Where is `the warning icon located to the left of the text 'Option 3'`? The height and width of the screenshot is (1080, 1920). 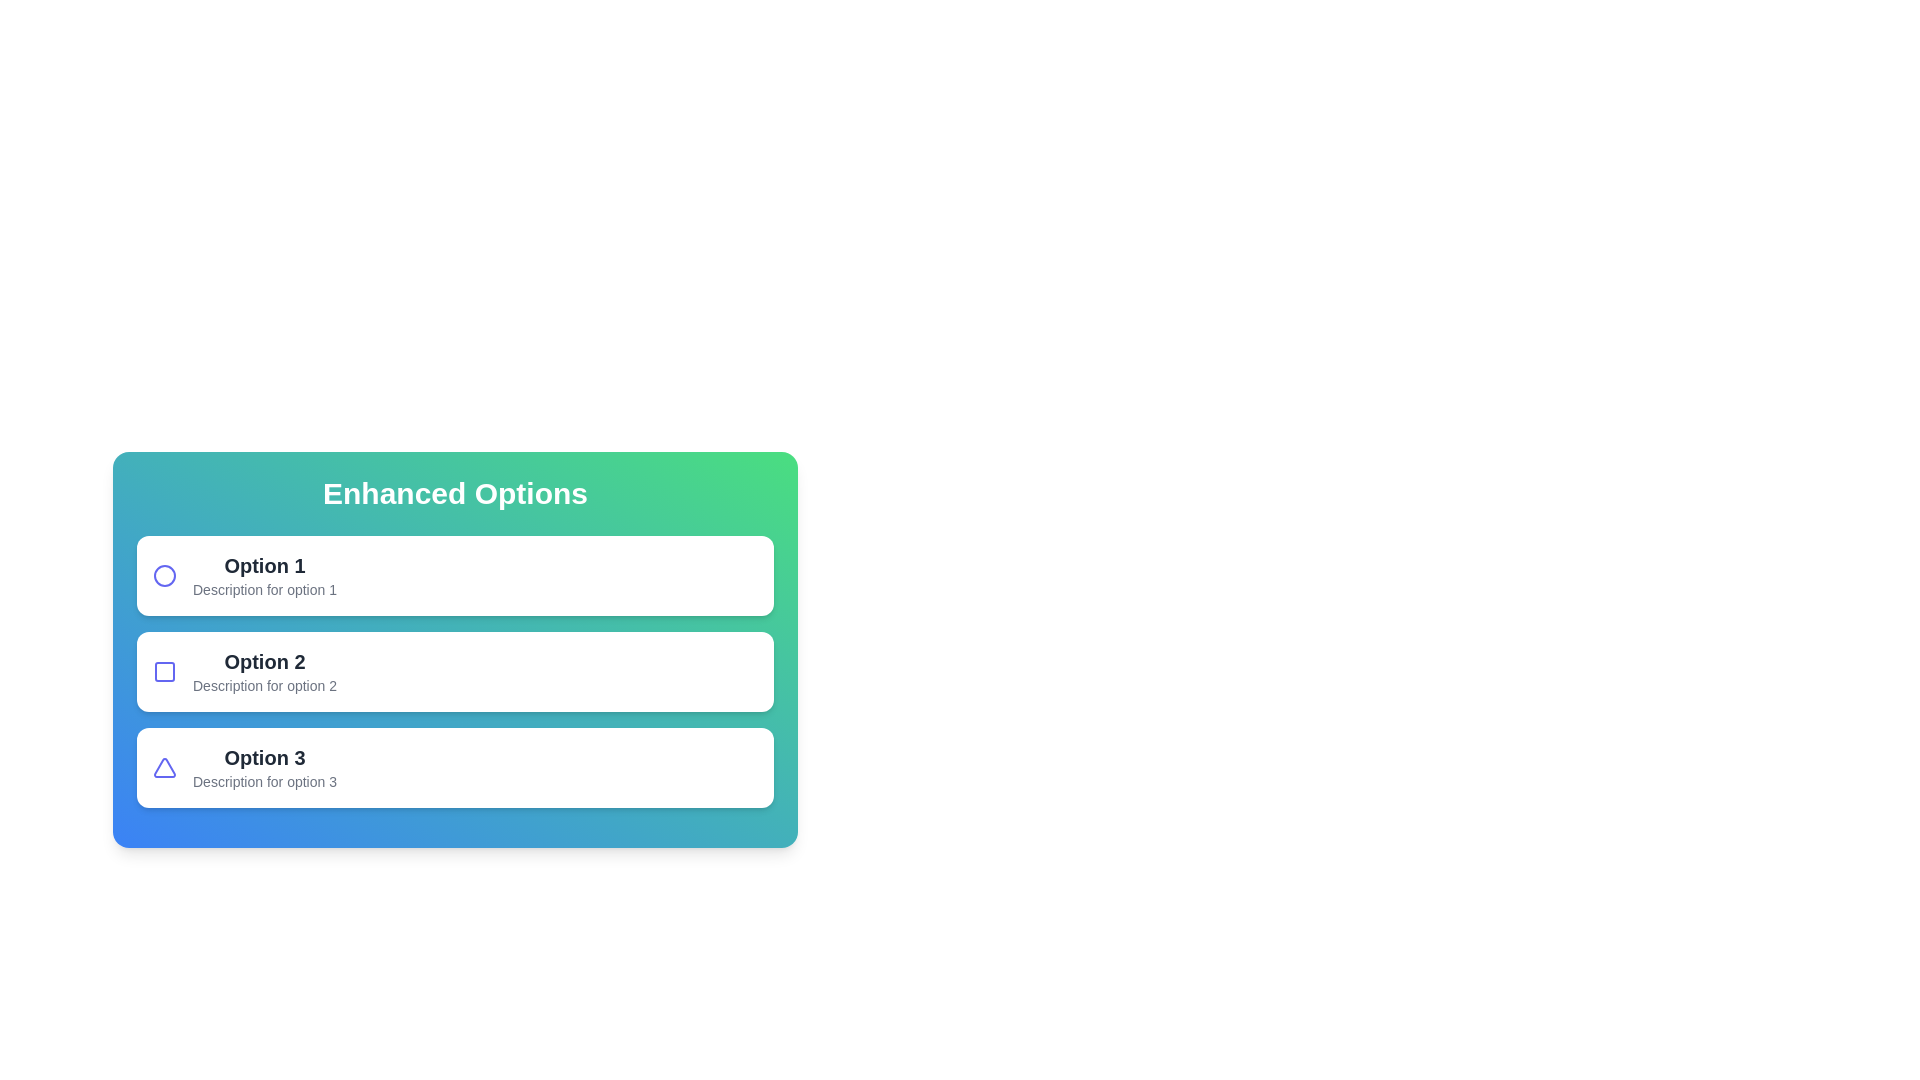
the warning icon located to the left of the text 'Option 3' is located at coordinates (164, 766).